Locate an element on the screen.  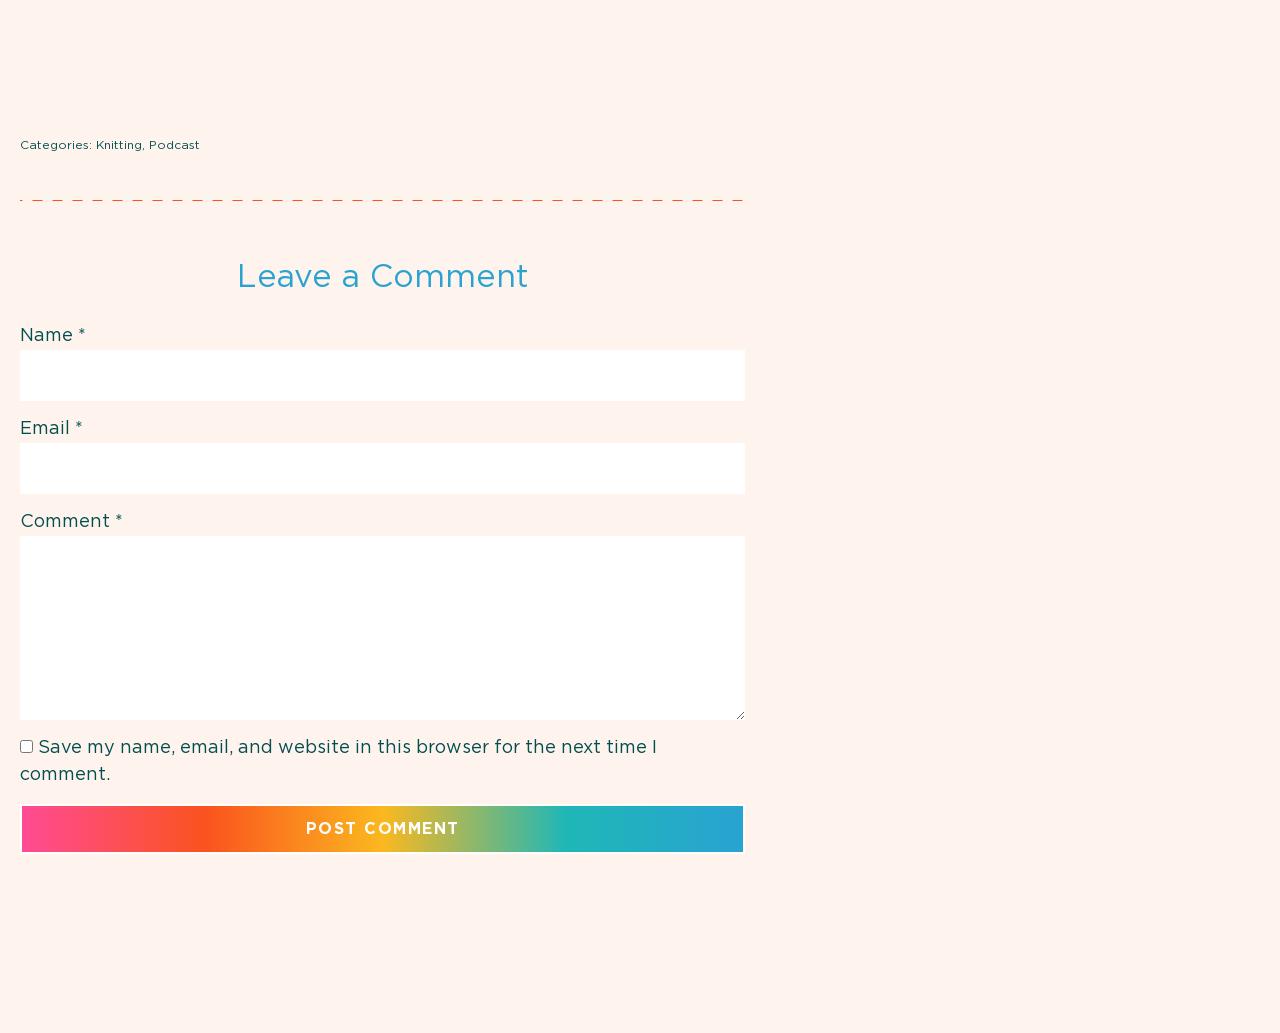
'Comment' is located at coordinates (67, 520).